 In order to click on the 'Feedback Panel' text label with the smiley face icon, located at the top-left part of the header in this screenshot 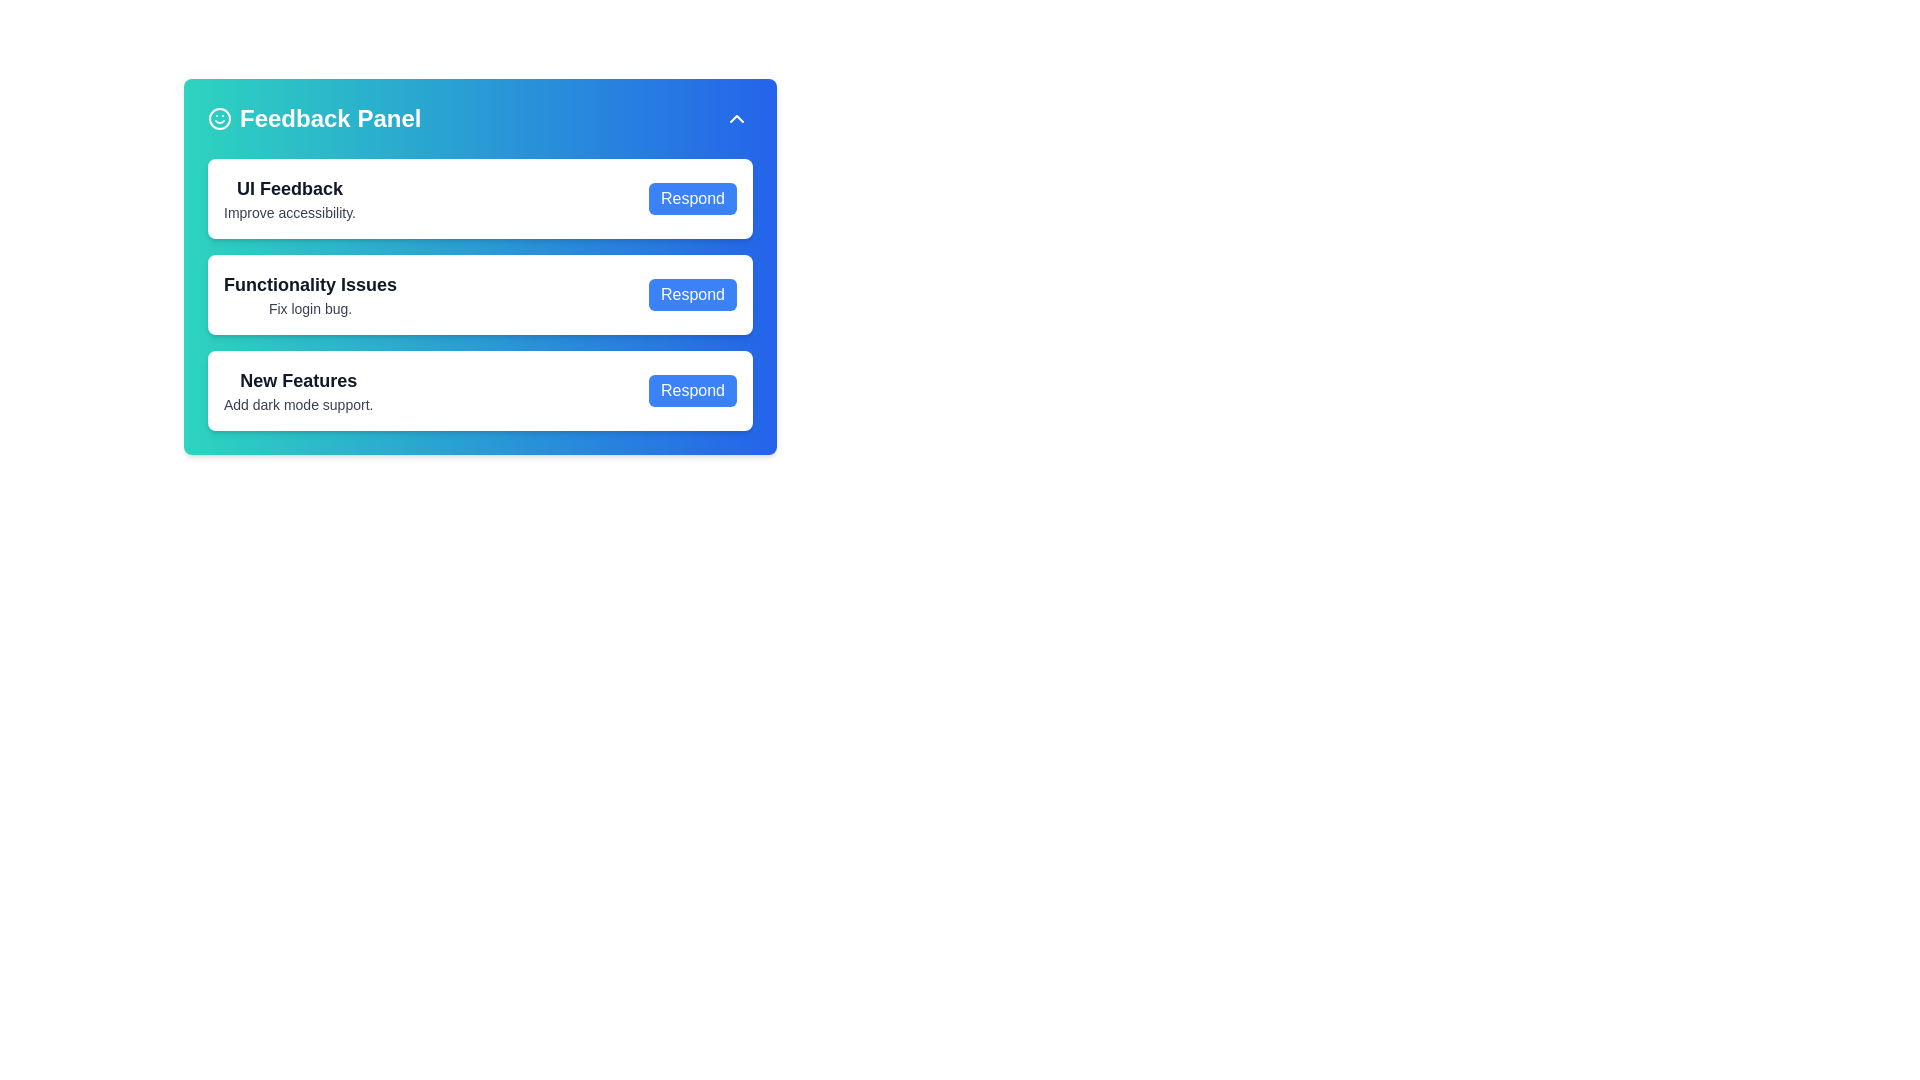, I will do `click(313, 119)`.